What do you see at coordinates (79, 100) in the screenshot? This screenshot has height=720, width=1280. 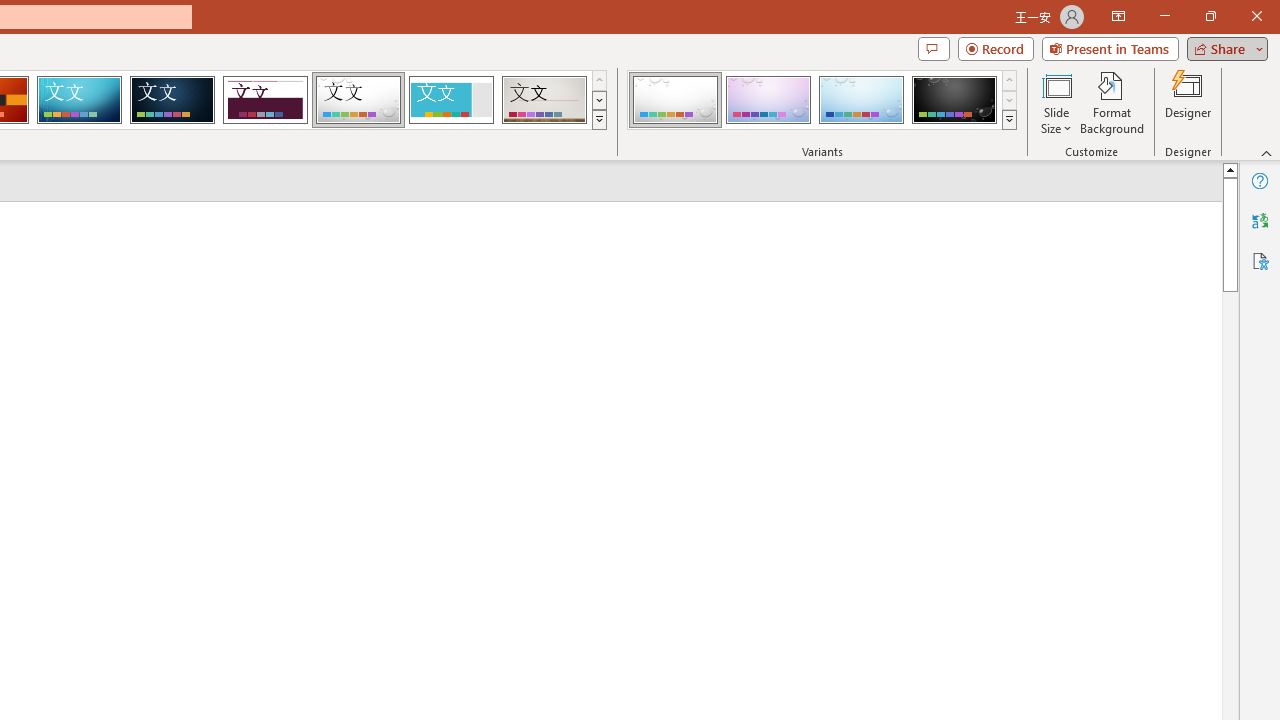 I see `'Circuit'` at bounding box center [79, 100].